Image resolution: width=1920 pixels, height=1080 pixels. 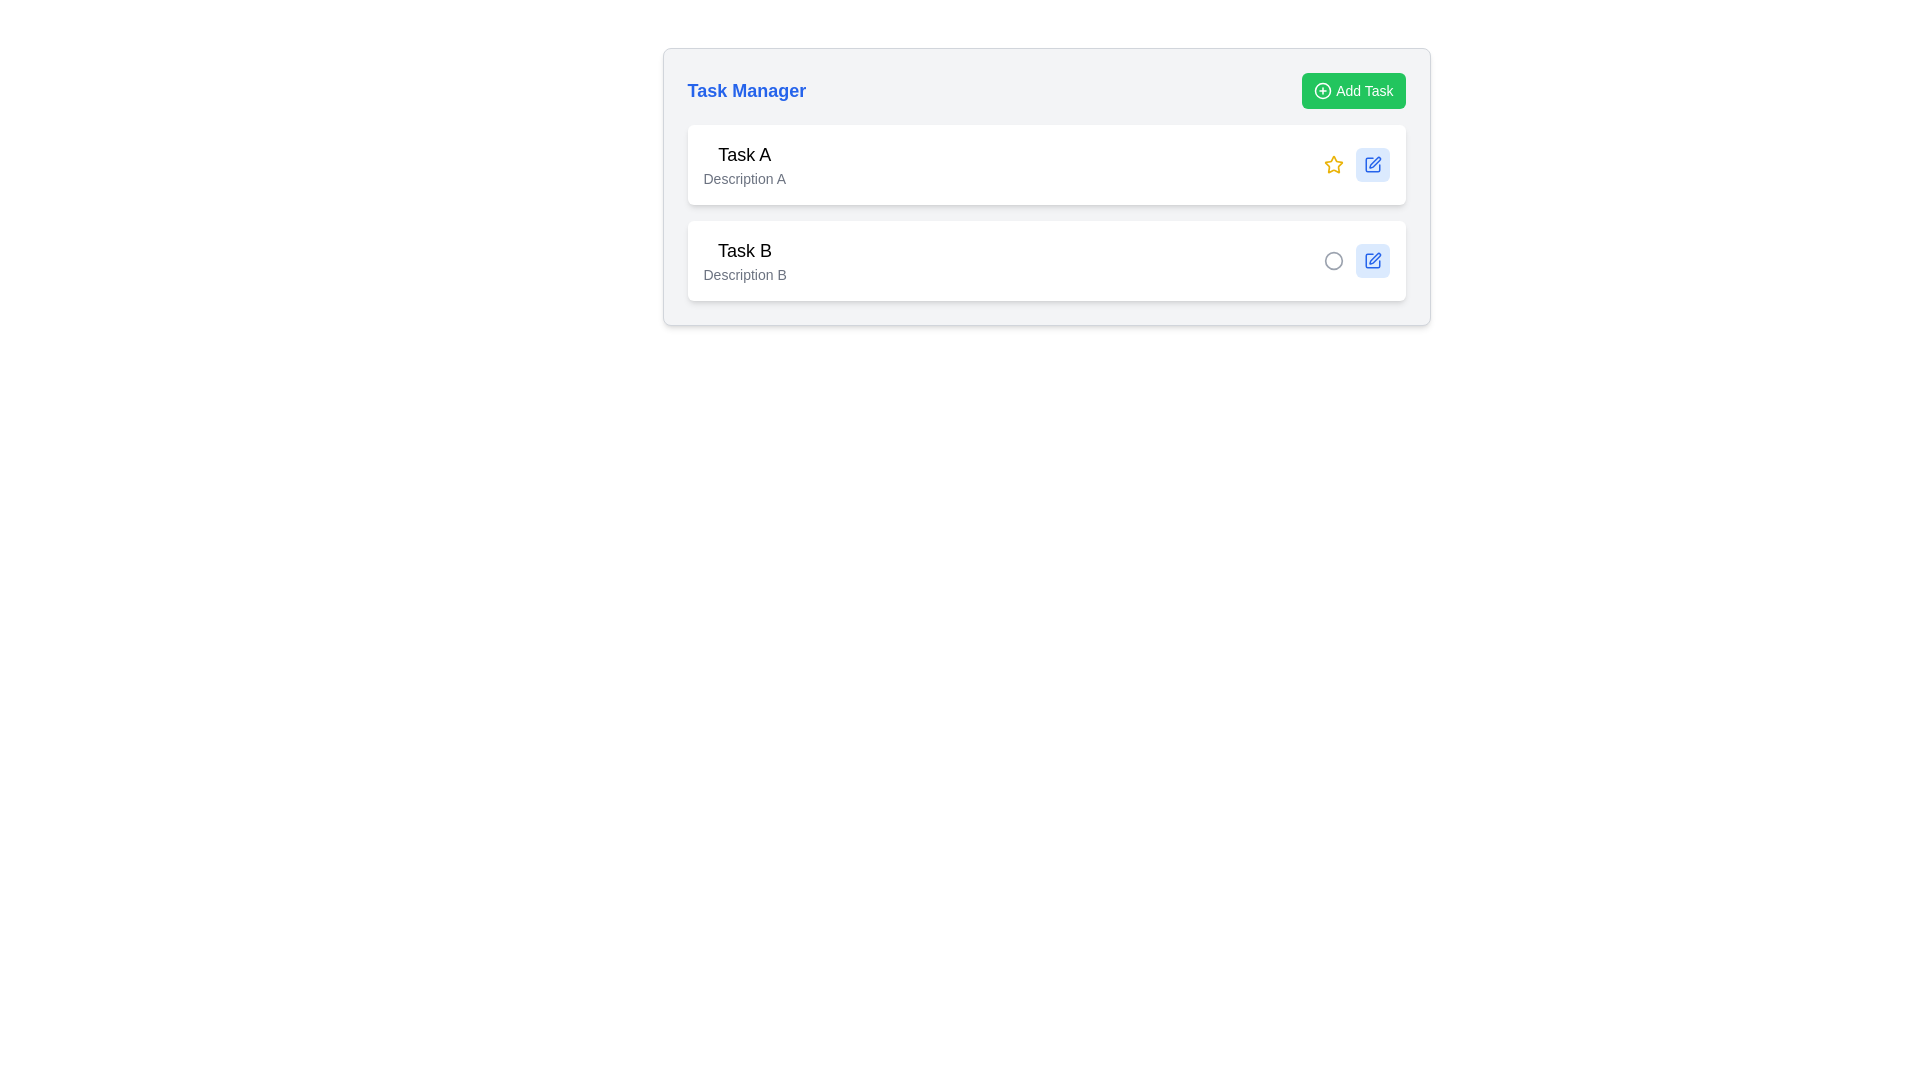 What do you see at coordinates (1333, 163) in the screenshot?
I see `the yellow star icon button located to the right of the 'Task A' entry in the task list` at bounding box center [1333, 163].